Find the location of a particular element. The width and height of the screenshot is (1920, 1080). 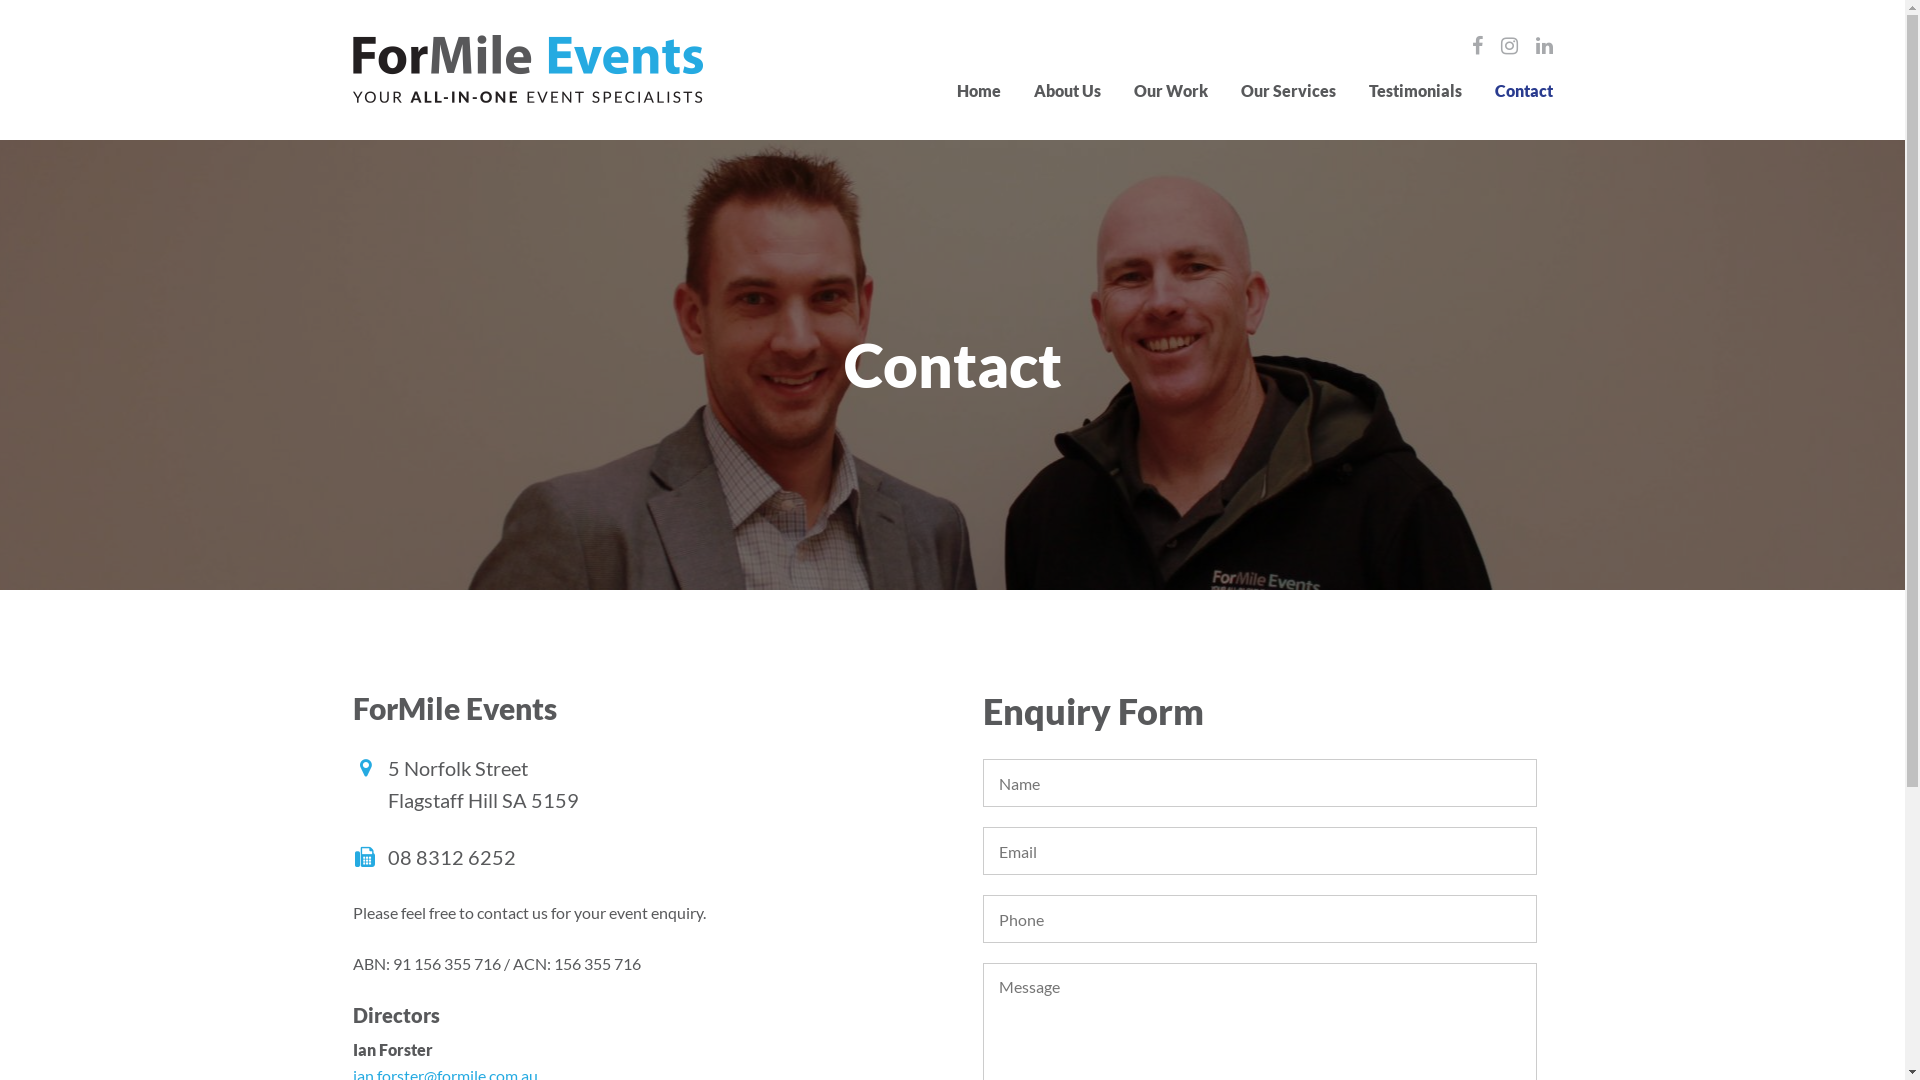

'Our Services' is located at coordinates (1287, 90).